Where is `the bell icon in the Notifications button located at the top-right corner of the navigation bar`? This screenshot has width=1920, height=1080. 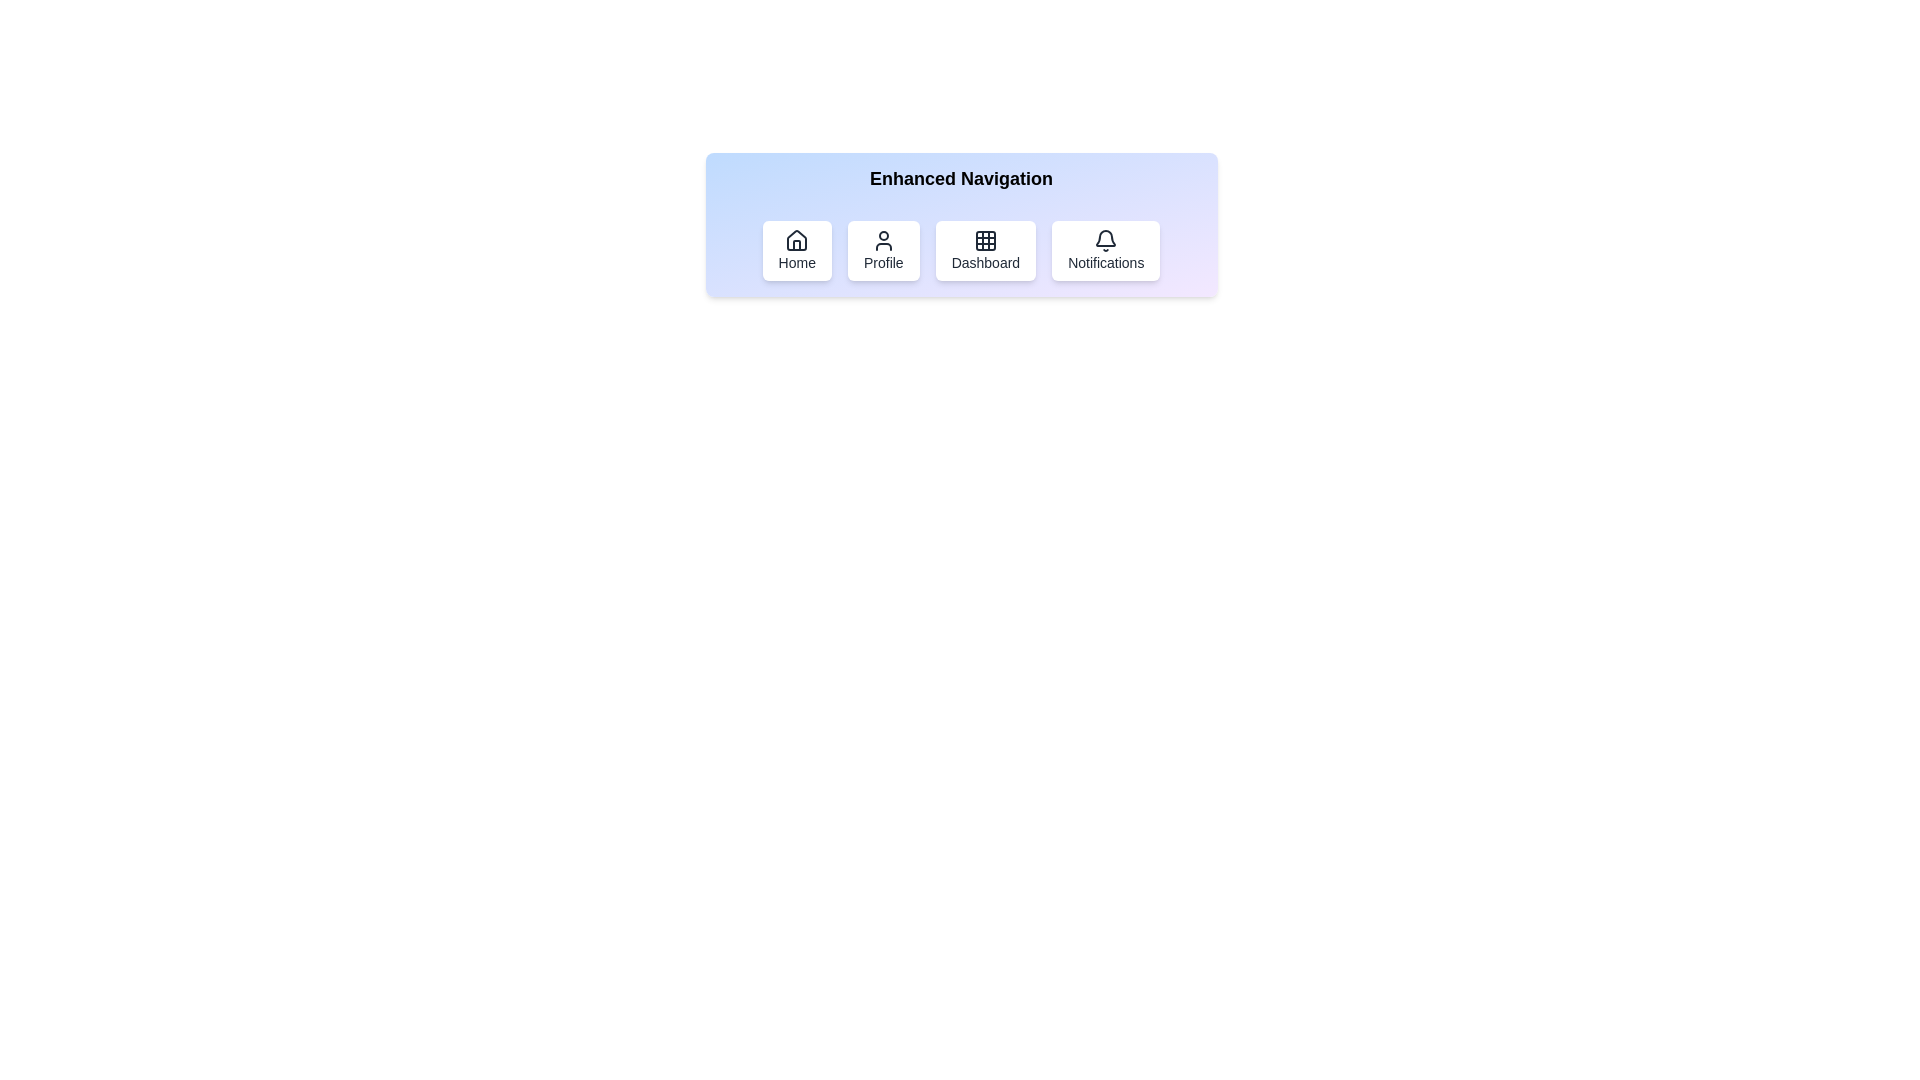 the bell icon in the Notifications button located at the top-right corner of the navigation bar is located at coordinates (1105, 239).